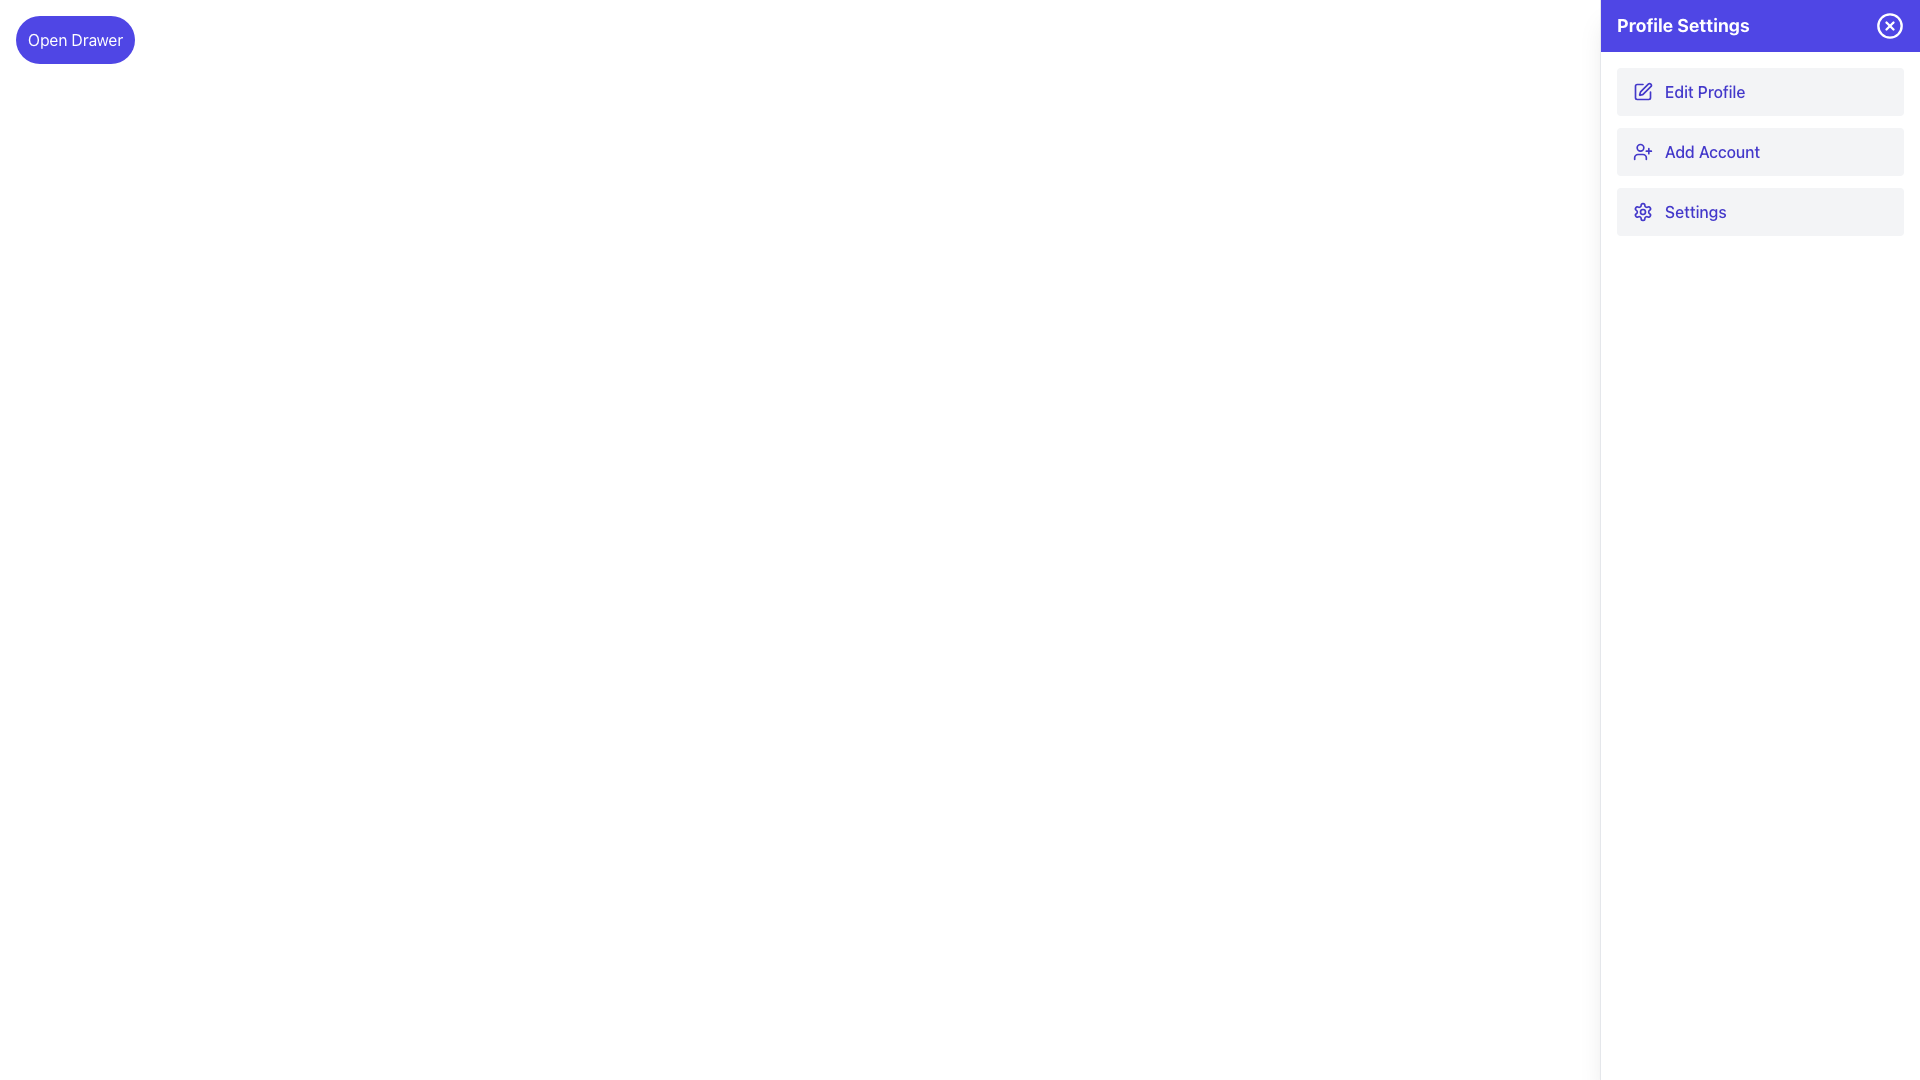 This screenshot has height=1080, width=1920. What do you see at coordinates (75, 39) in the screenshot?
I see `the button located at the top left corner of the interface` at bounding box center [75, 39].